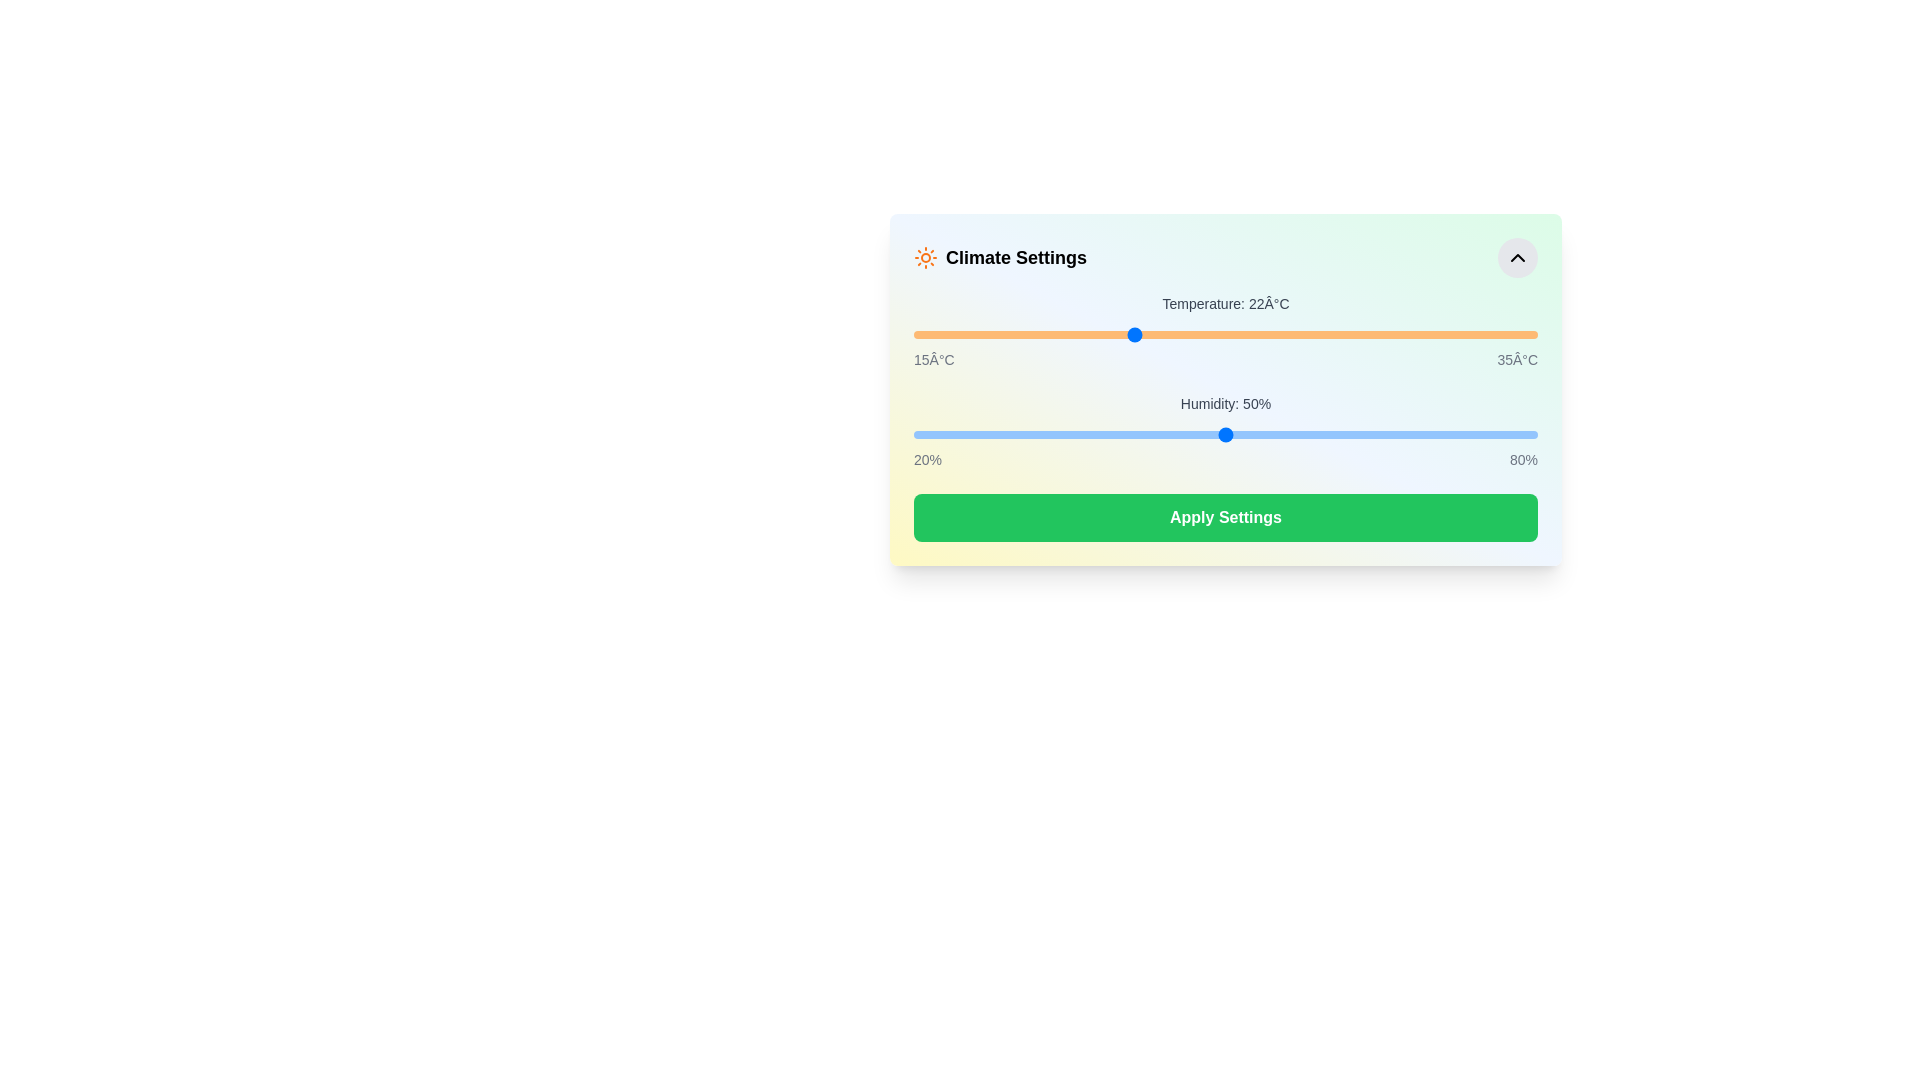 The width and height of the screenshot is (1920, 1080). What do you see at coordinates (925, 257) in the screenshot?
I see `the sun icon representing climate controls, which is located to the left of the 'Climate Settings' label` at bounding box center [925, 257].